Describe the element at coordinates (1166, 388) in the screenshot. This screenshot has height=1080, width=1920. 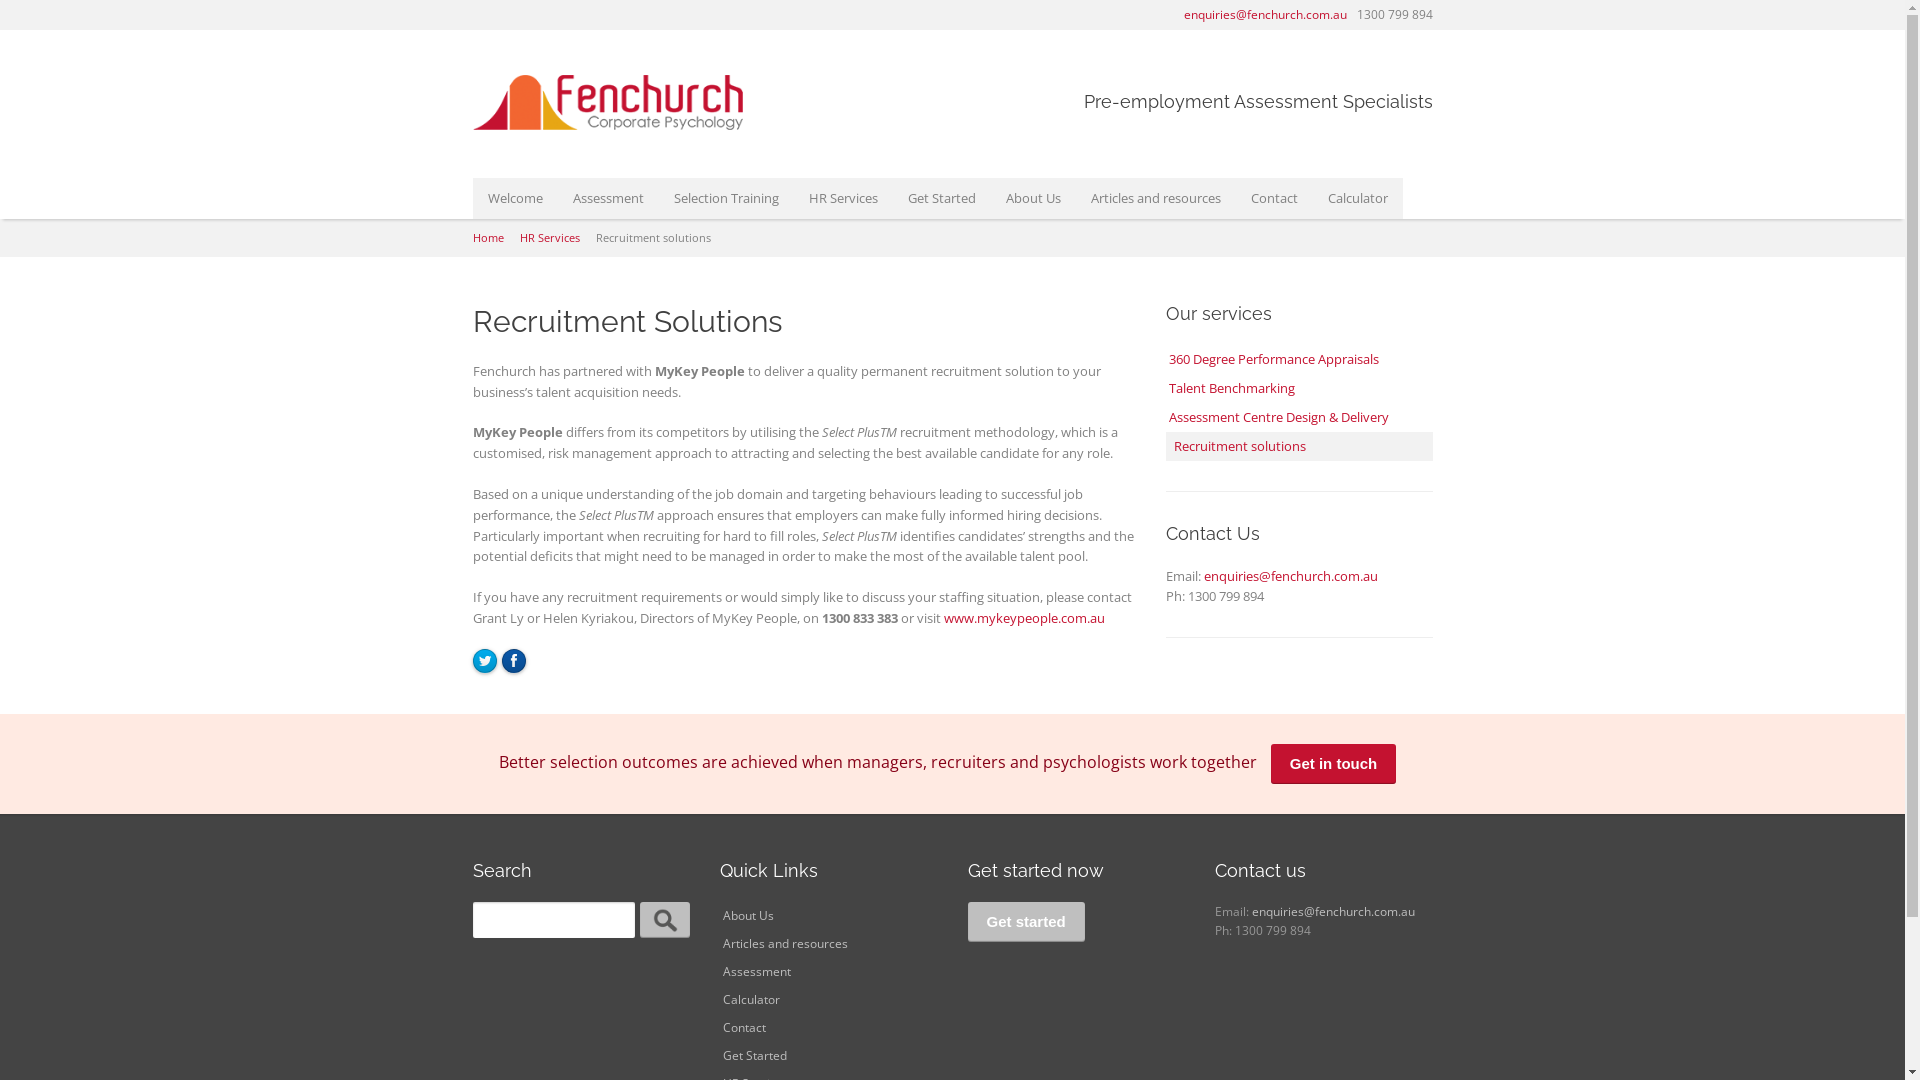
I see `'Talent Benchmarking'` at that location.